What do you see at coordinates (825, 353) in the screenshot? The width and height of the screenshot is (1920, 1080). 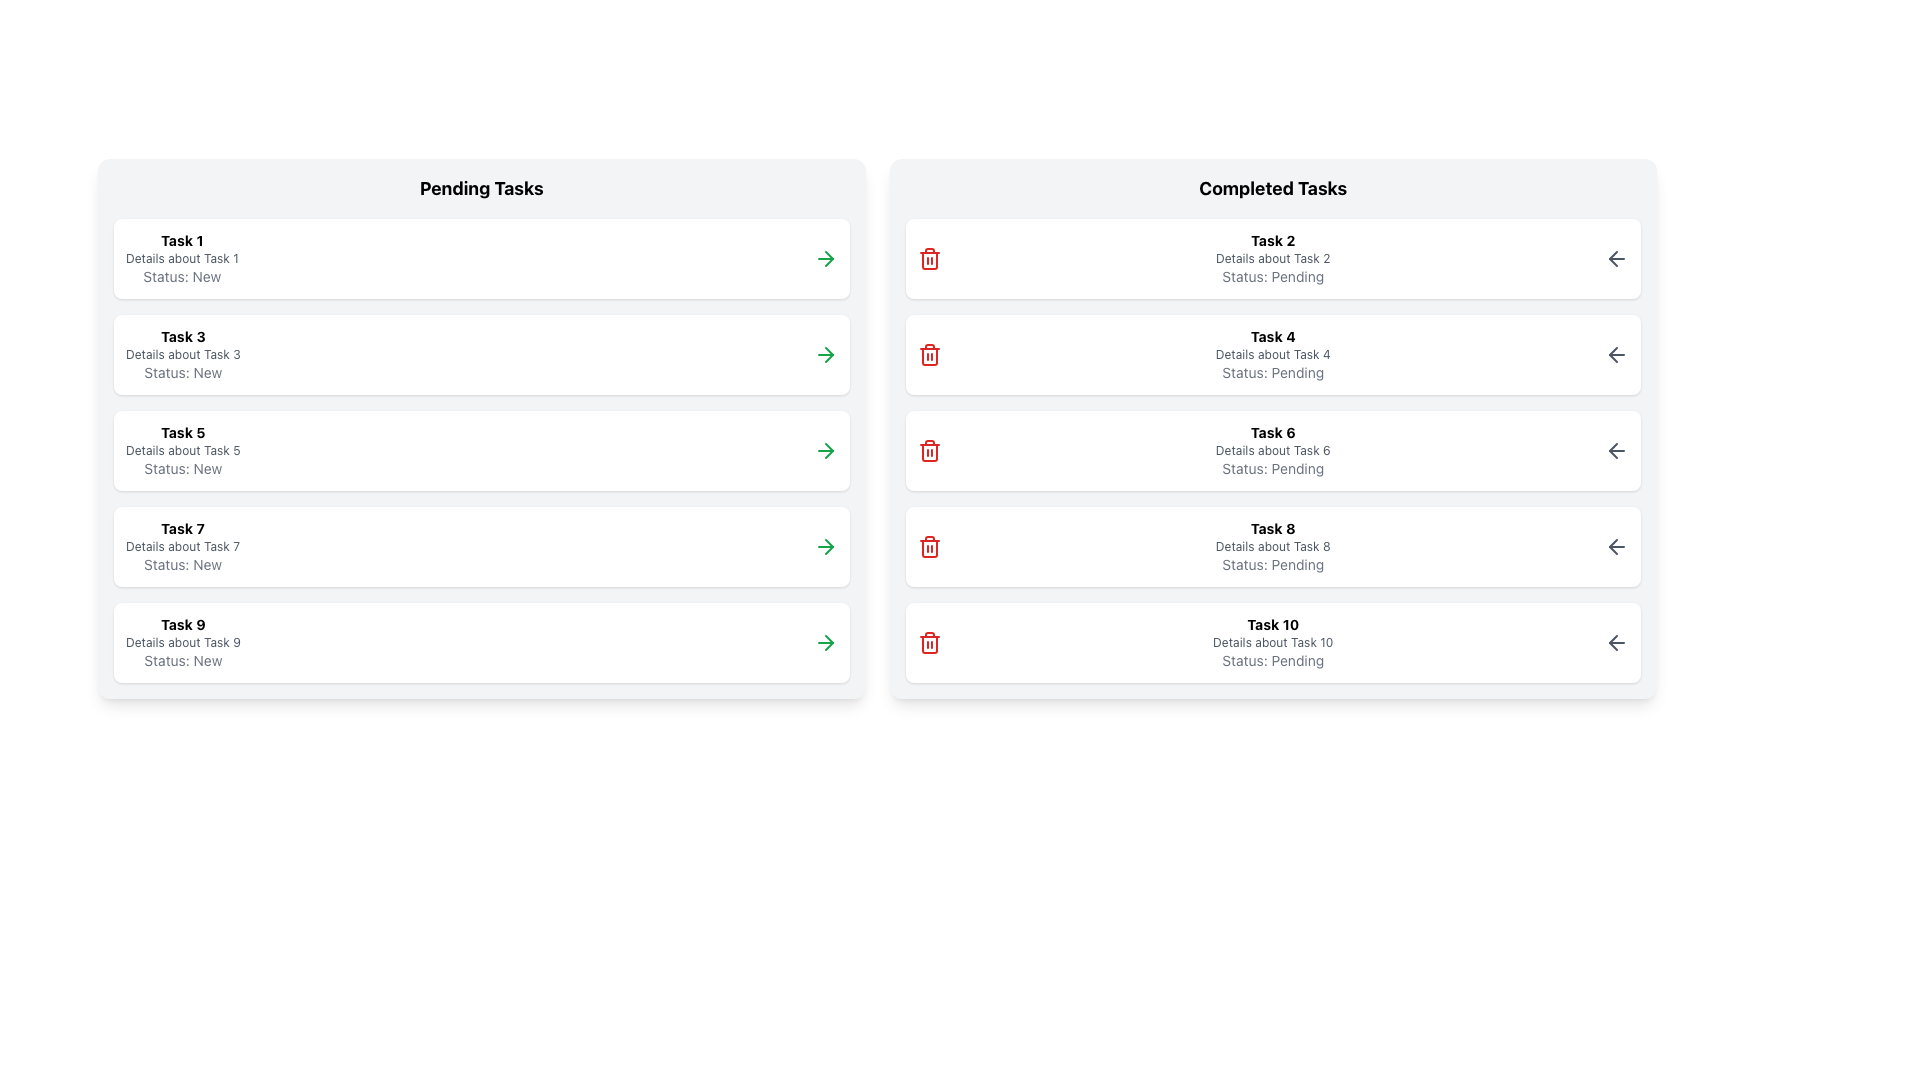 I see `the icon associated with 'Task 3' in the 'Pending Tasks' column` at bounding box center [825, 353].